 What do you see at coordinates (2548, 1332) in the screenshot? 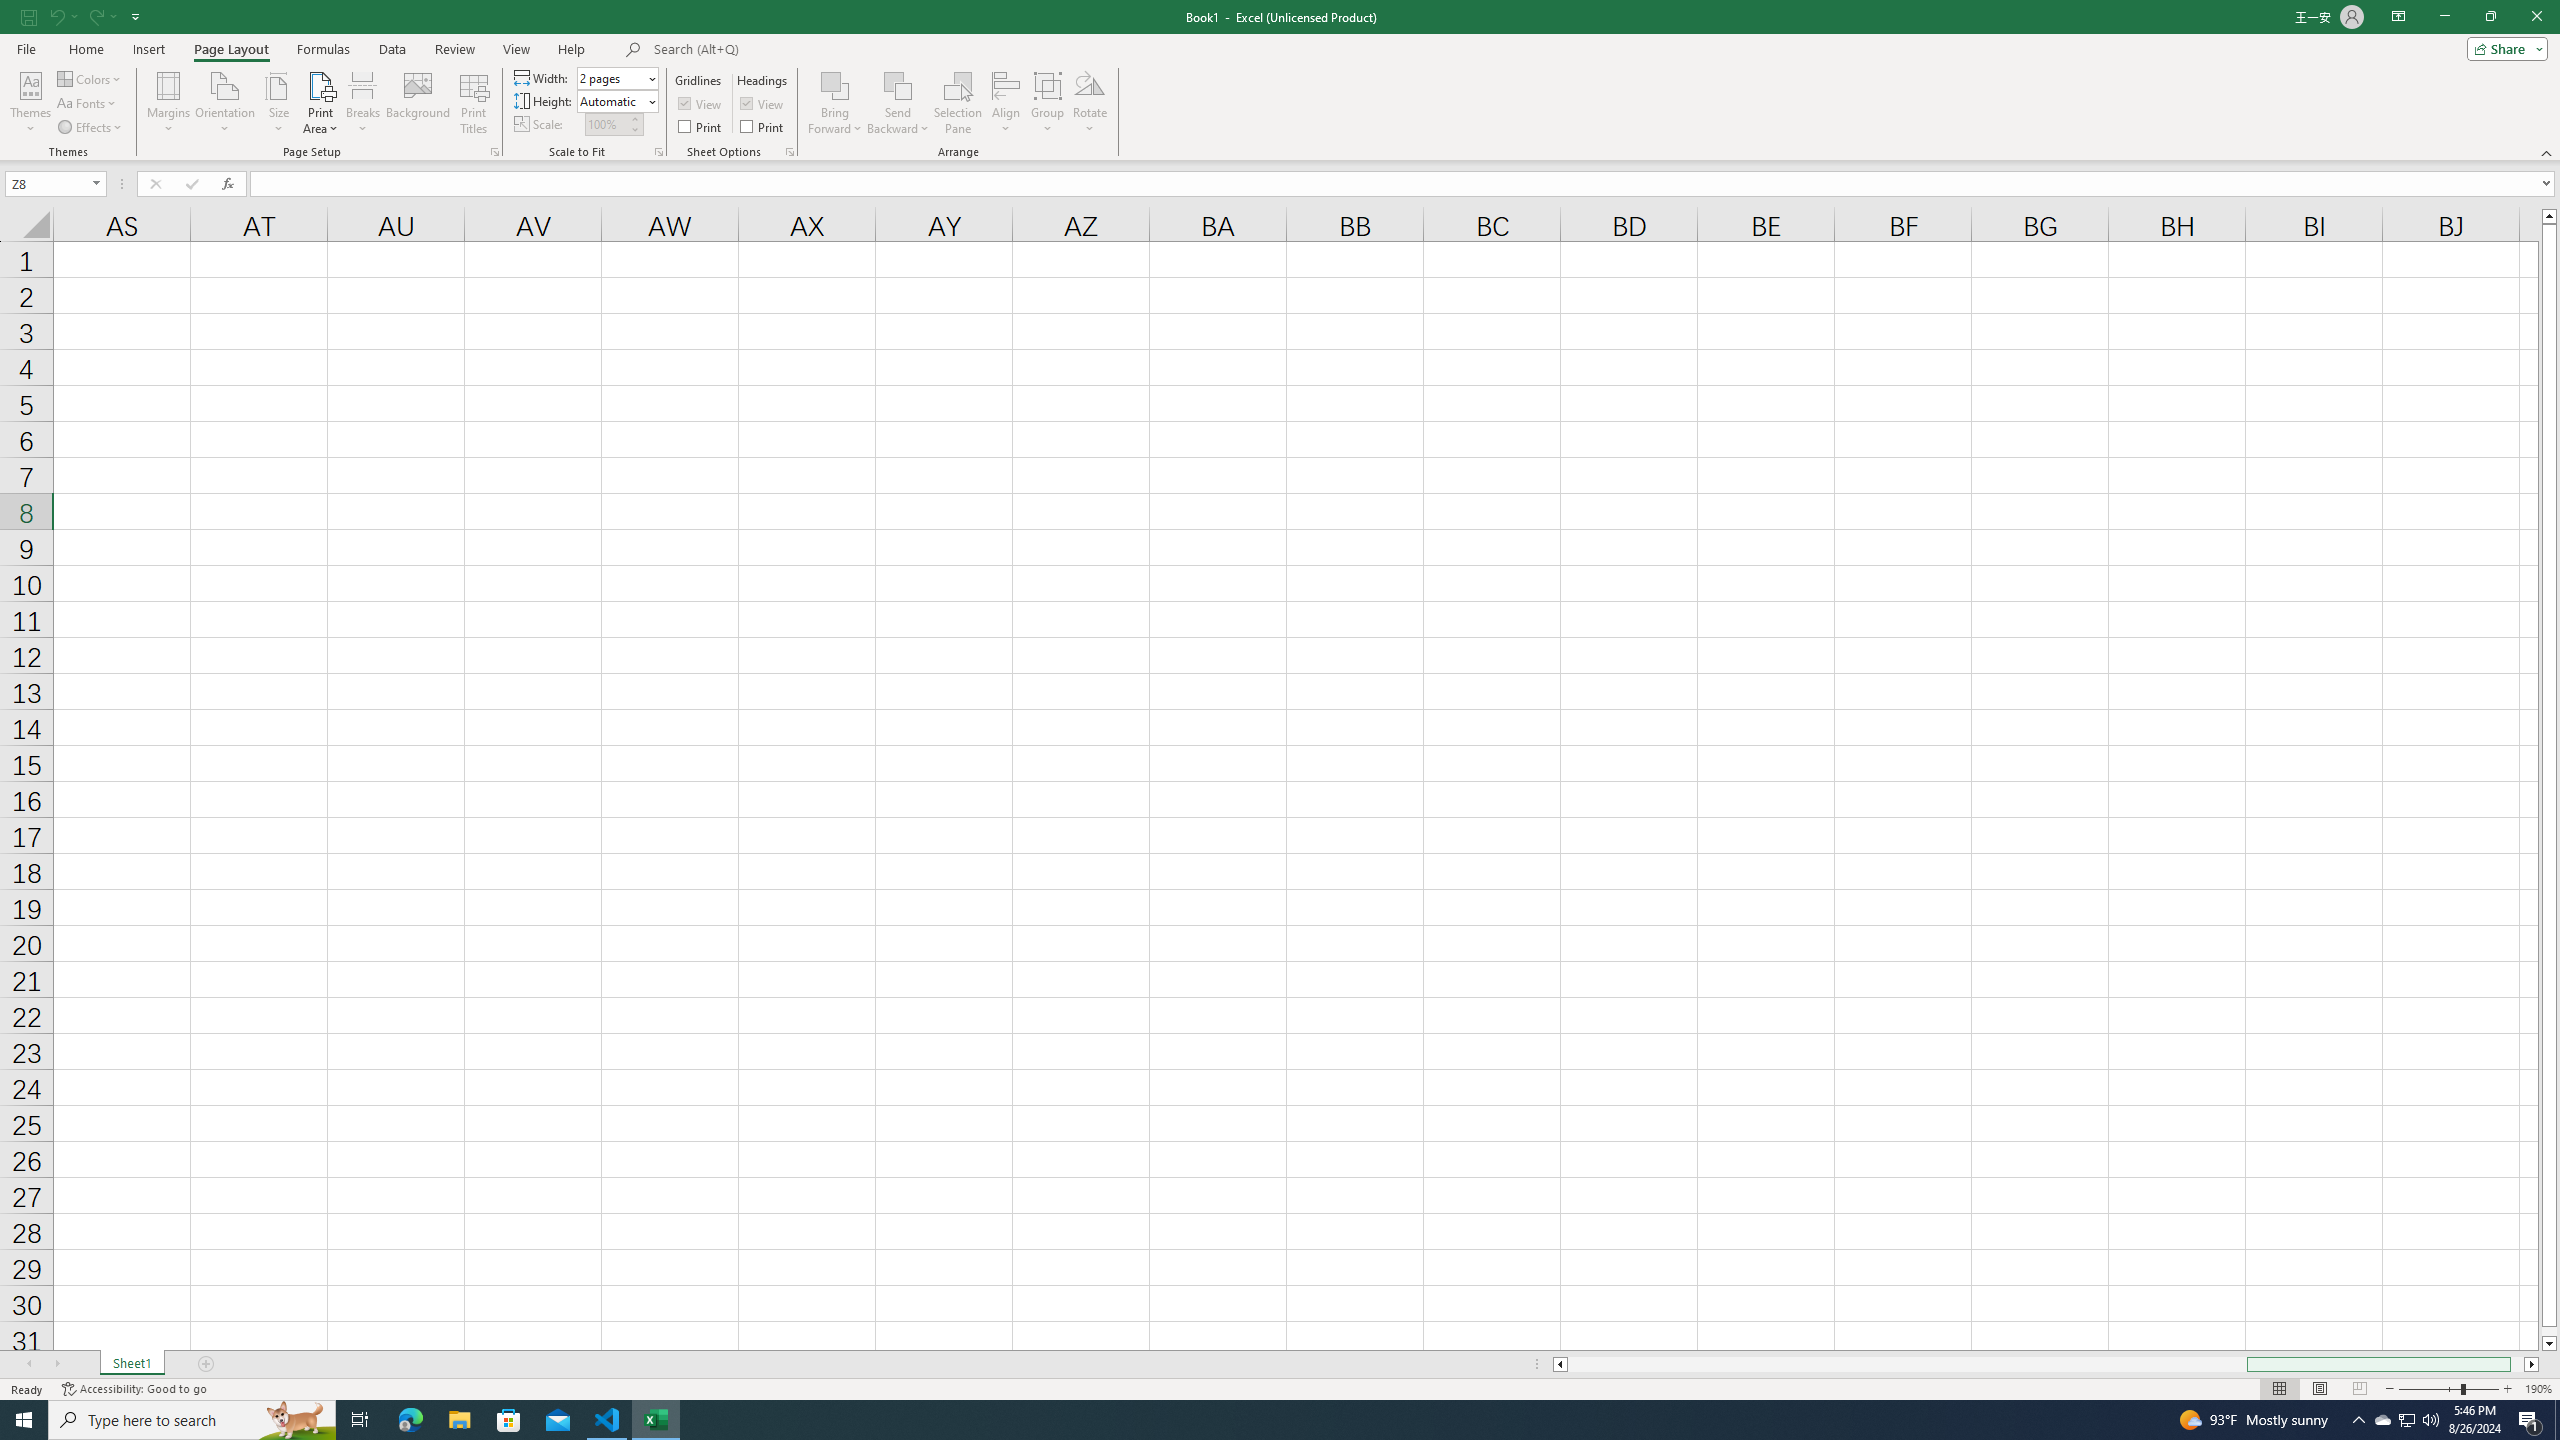
I see `'Page down'` at bounding box center [2548, 1332].